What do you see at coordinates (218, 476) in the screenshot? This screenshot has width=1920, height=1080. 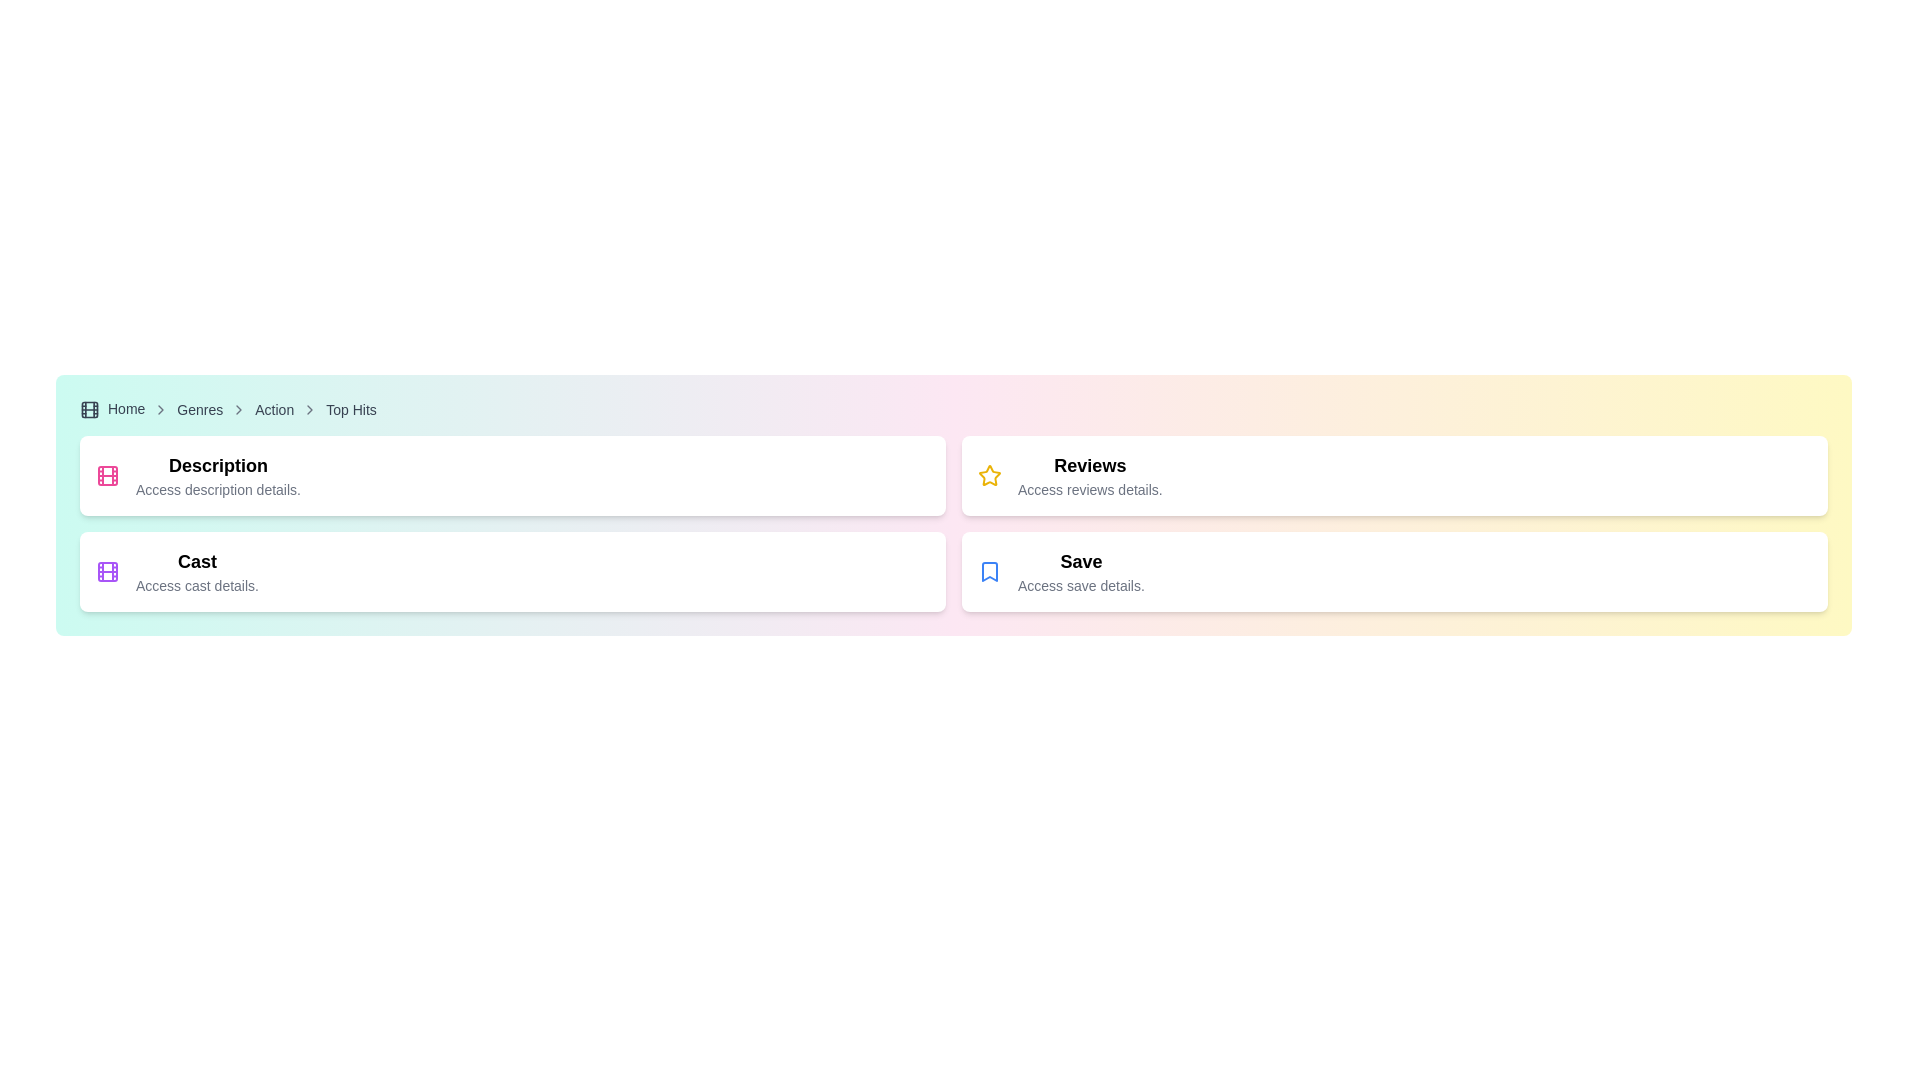 I see `the title and subtitle text-based UI component that introduces the 'Description' feature, located in the upper-left quadrant of the interface, above the 'Cast' element and next to a pink film reel icon` at bounding box center [218, 476].